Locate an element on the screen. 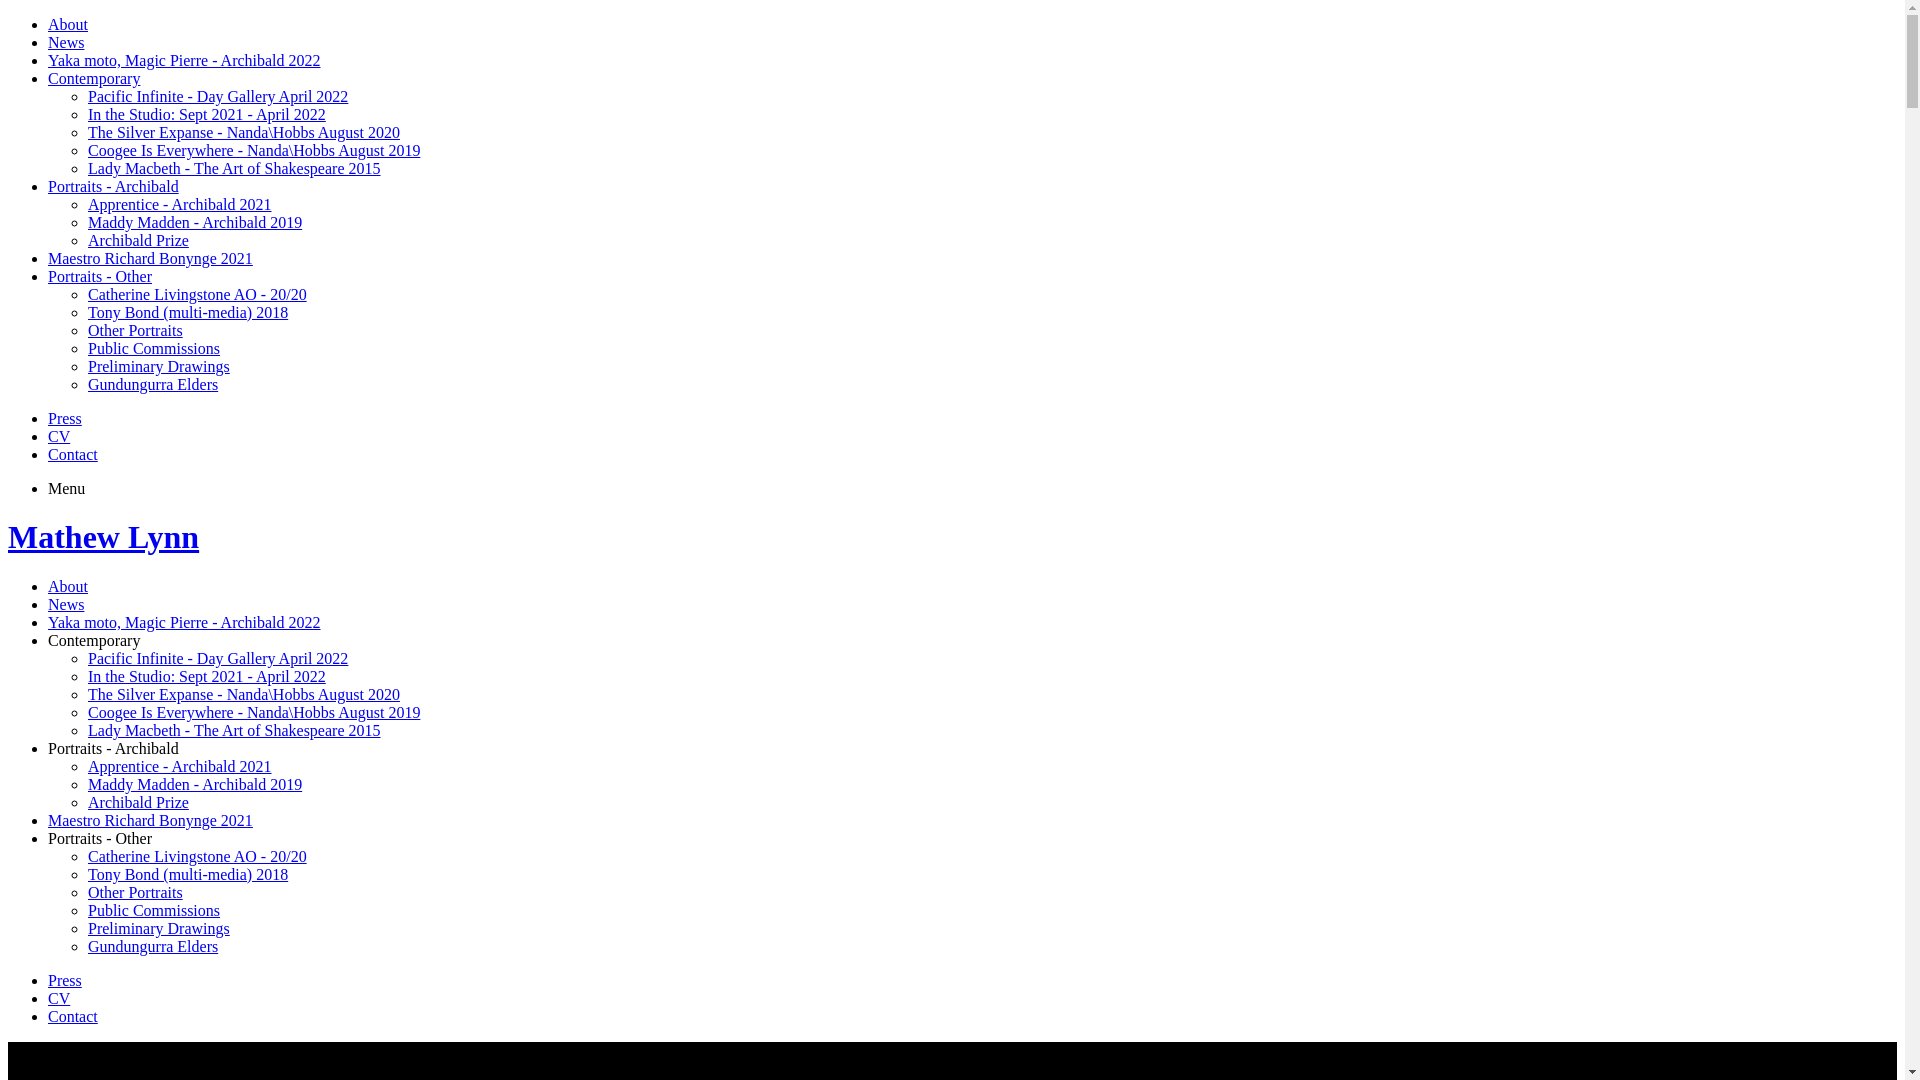  'Contemporary' is located at coordinates (93, 640).